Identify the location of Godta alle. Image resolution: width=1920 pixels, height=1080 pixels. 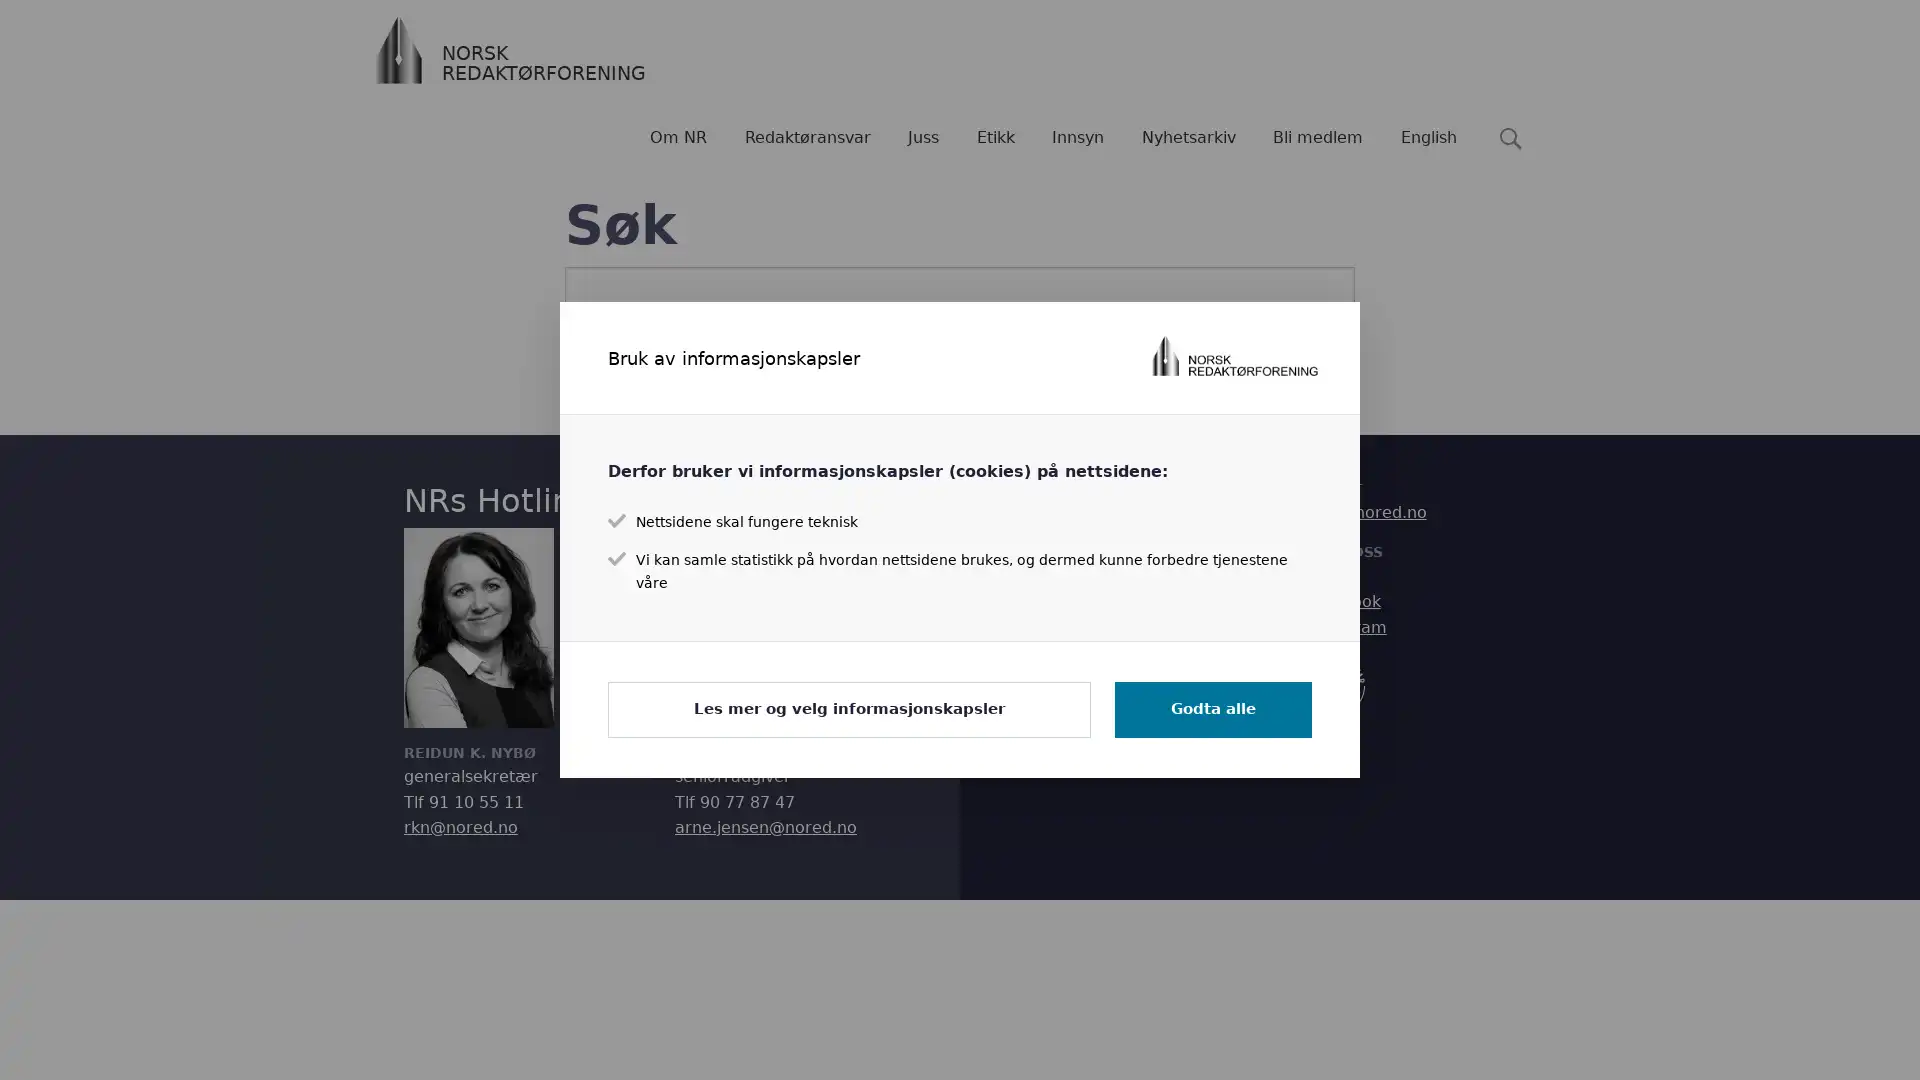
(1212, 708).